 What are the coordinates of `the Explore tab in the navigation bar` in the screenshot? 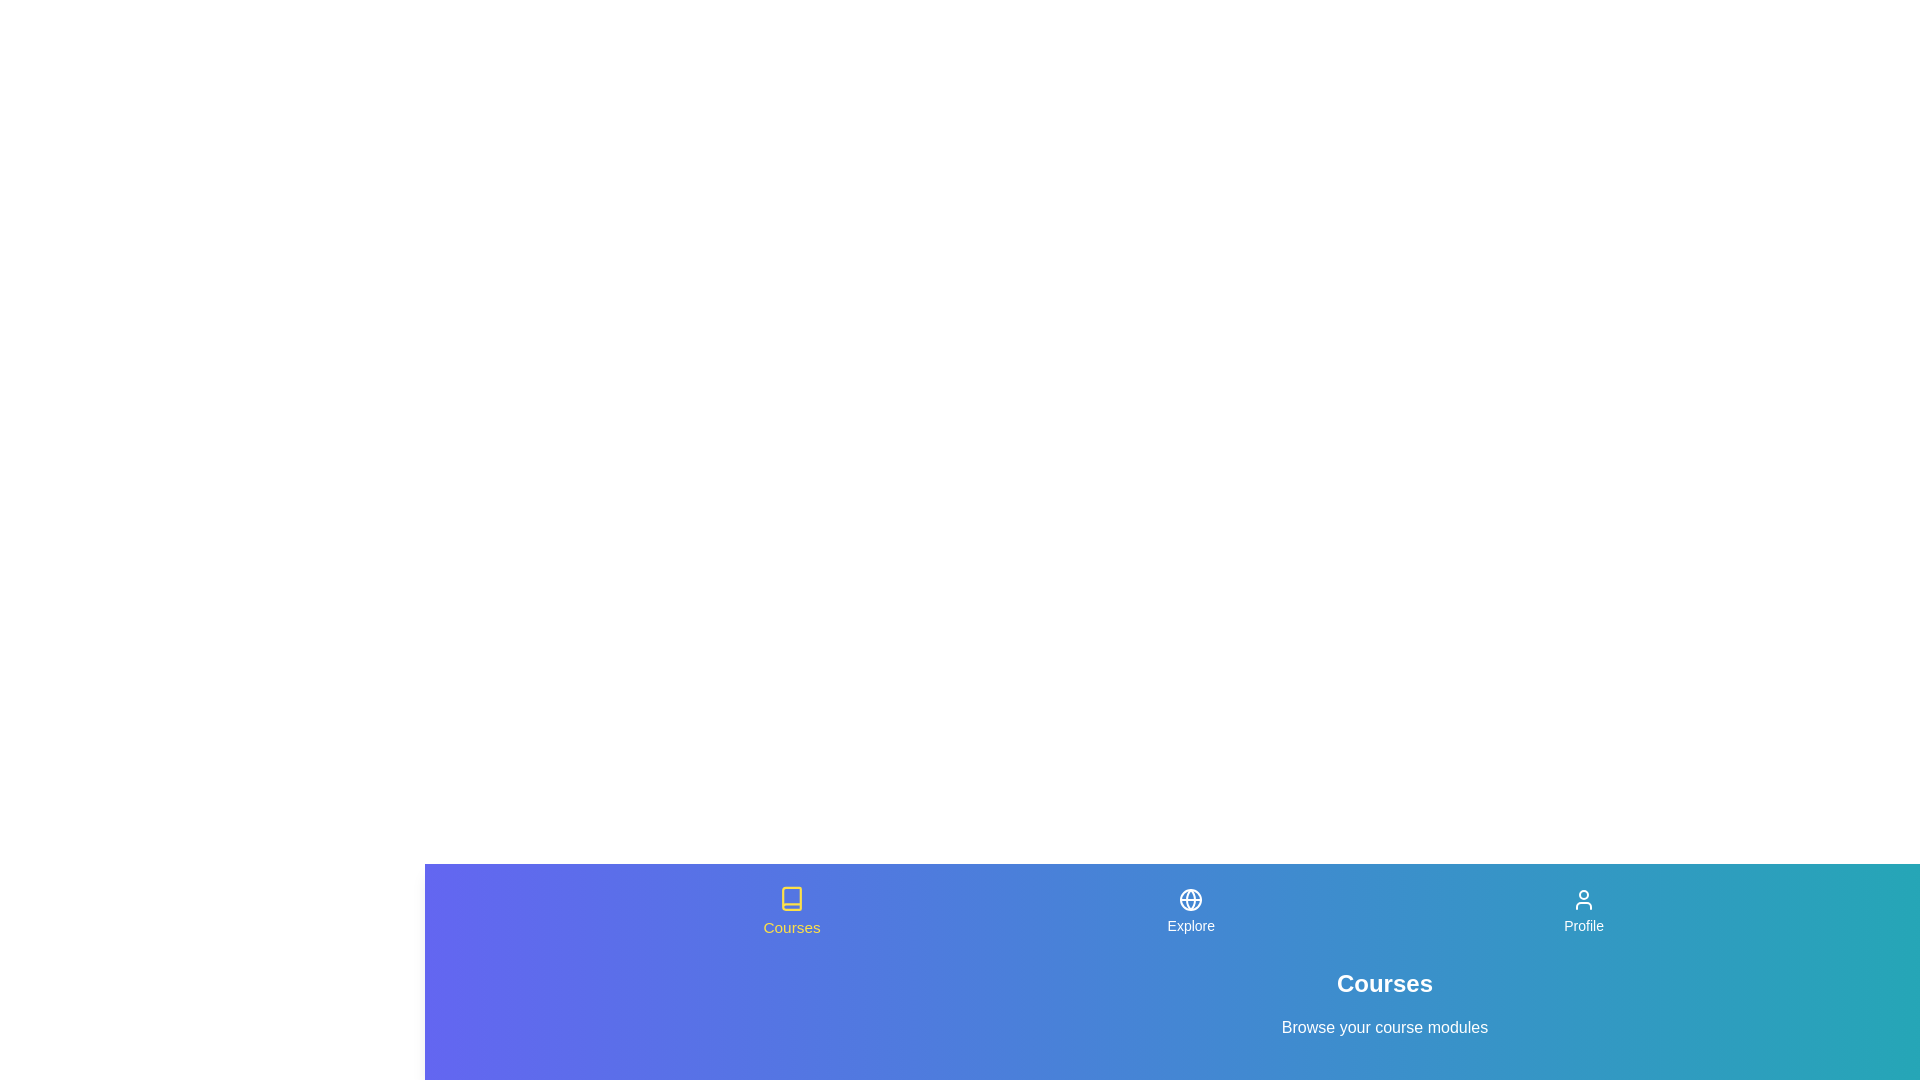 It's located at (1190, 911).